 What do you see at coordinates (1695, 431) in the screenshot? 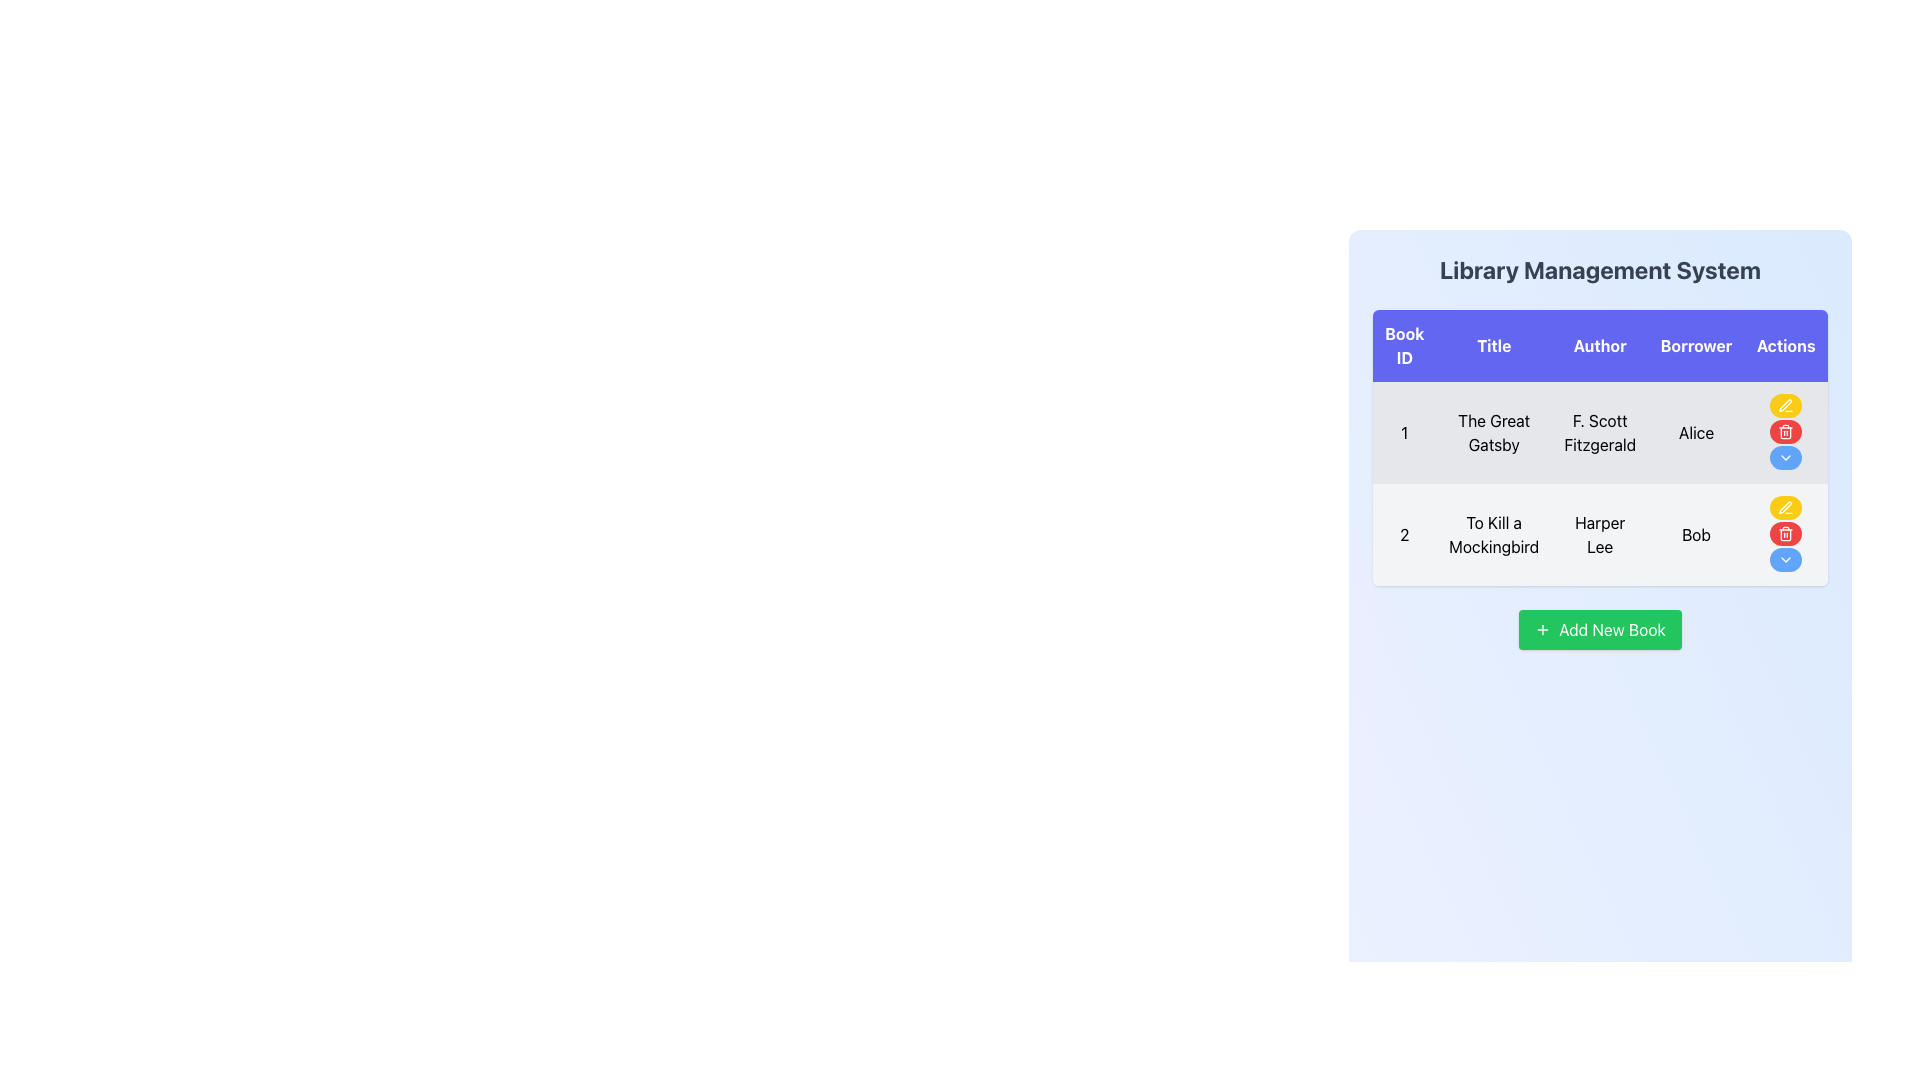
I see `the text display element that shows the name of the borrower for book ID '1' in the 'Borrower' column of the table` at bounding box center [1695, 431].